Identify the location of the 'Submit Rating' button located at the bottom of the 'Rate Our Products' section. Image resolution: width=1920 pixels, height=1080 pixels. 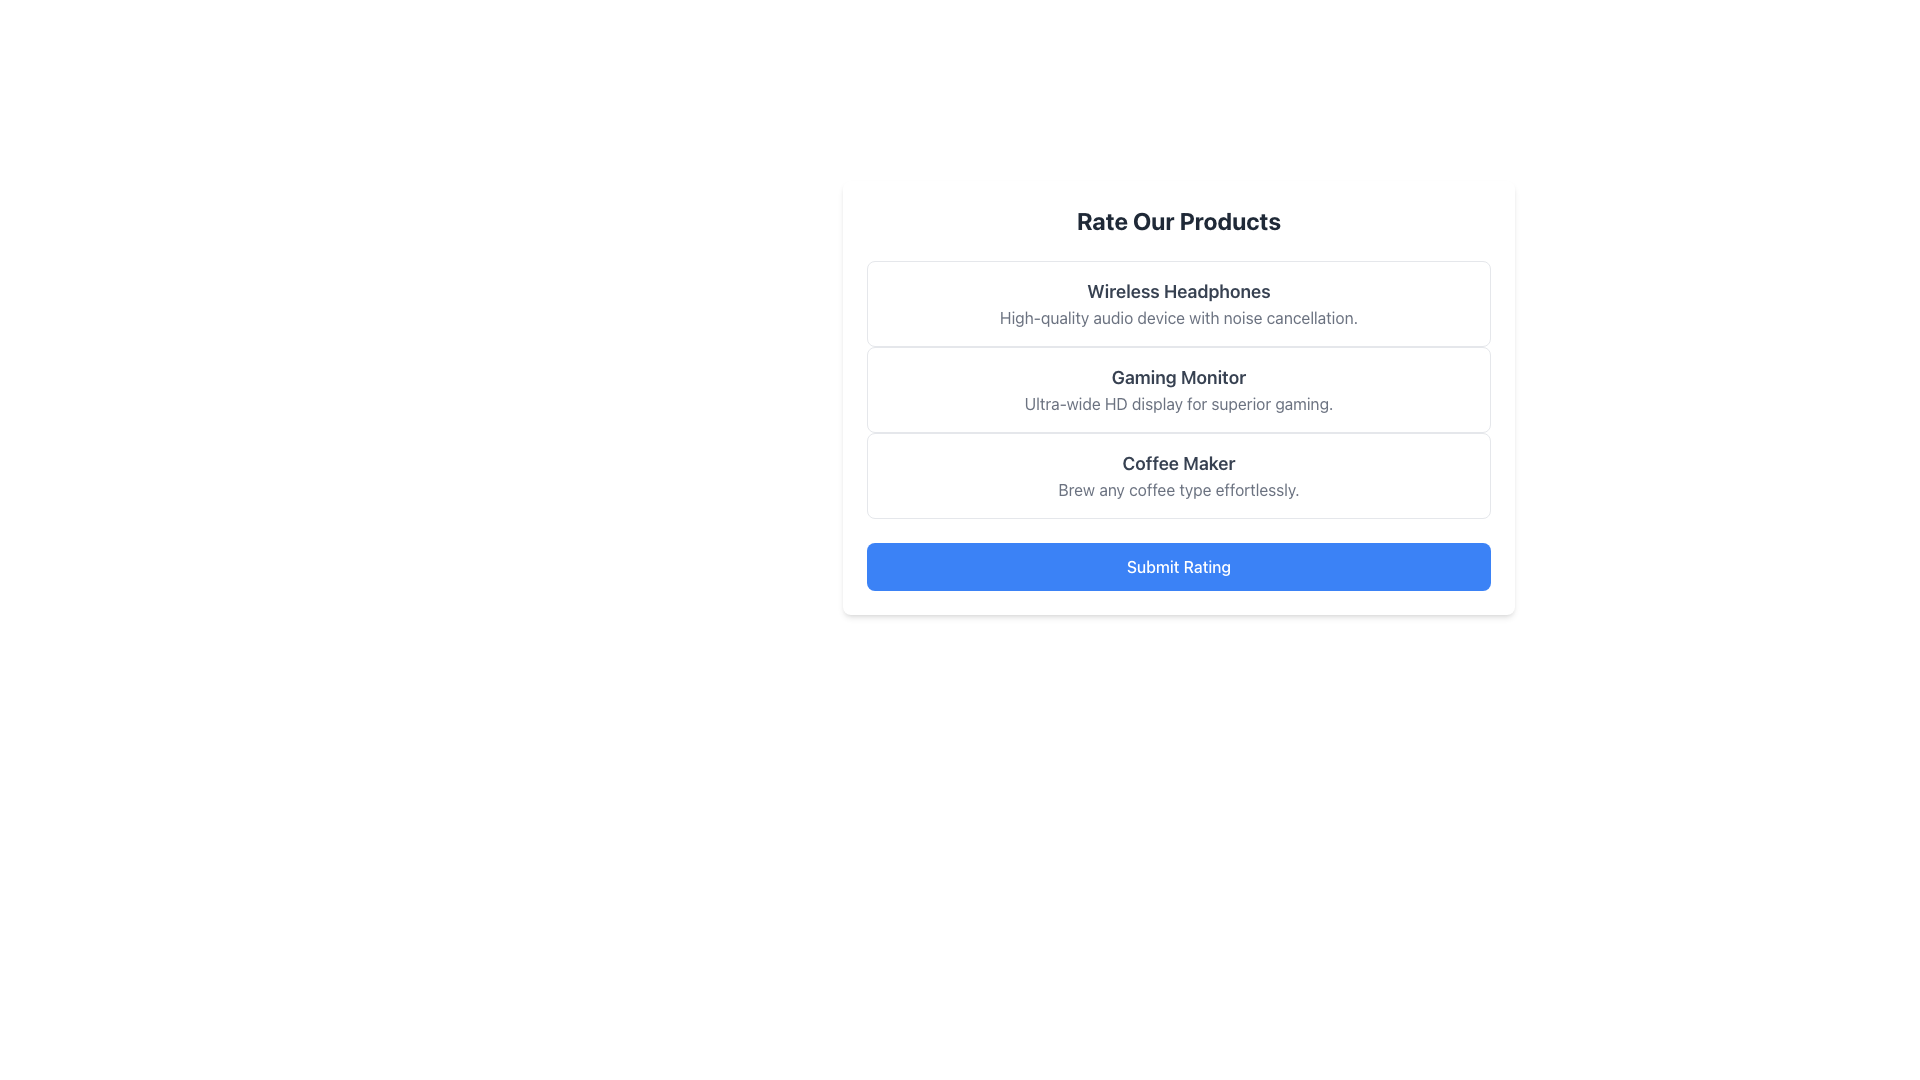
(1179, 567).